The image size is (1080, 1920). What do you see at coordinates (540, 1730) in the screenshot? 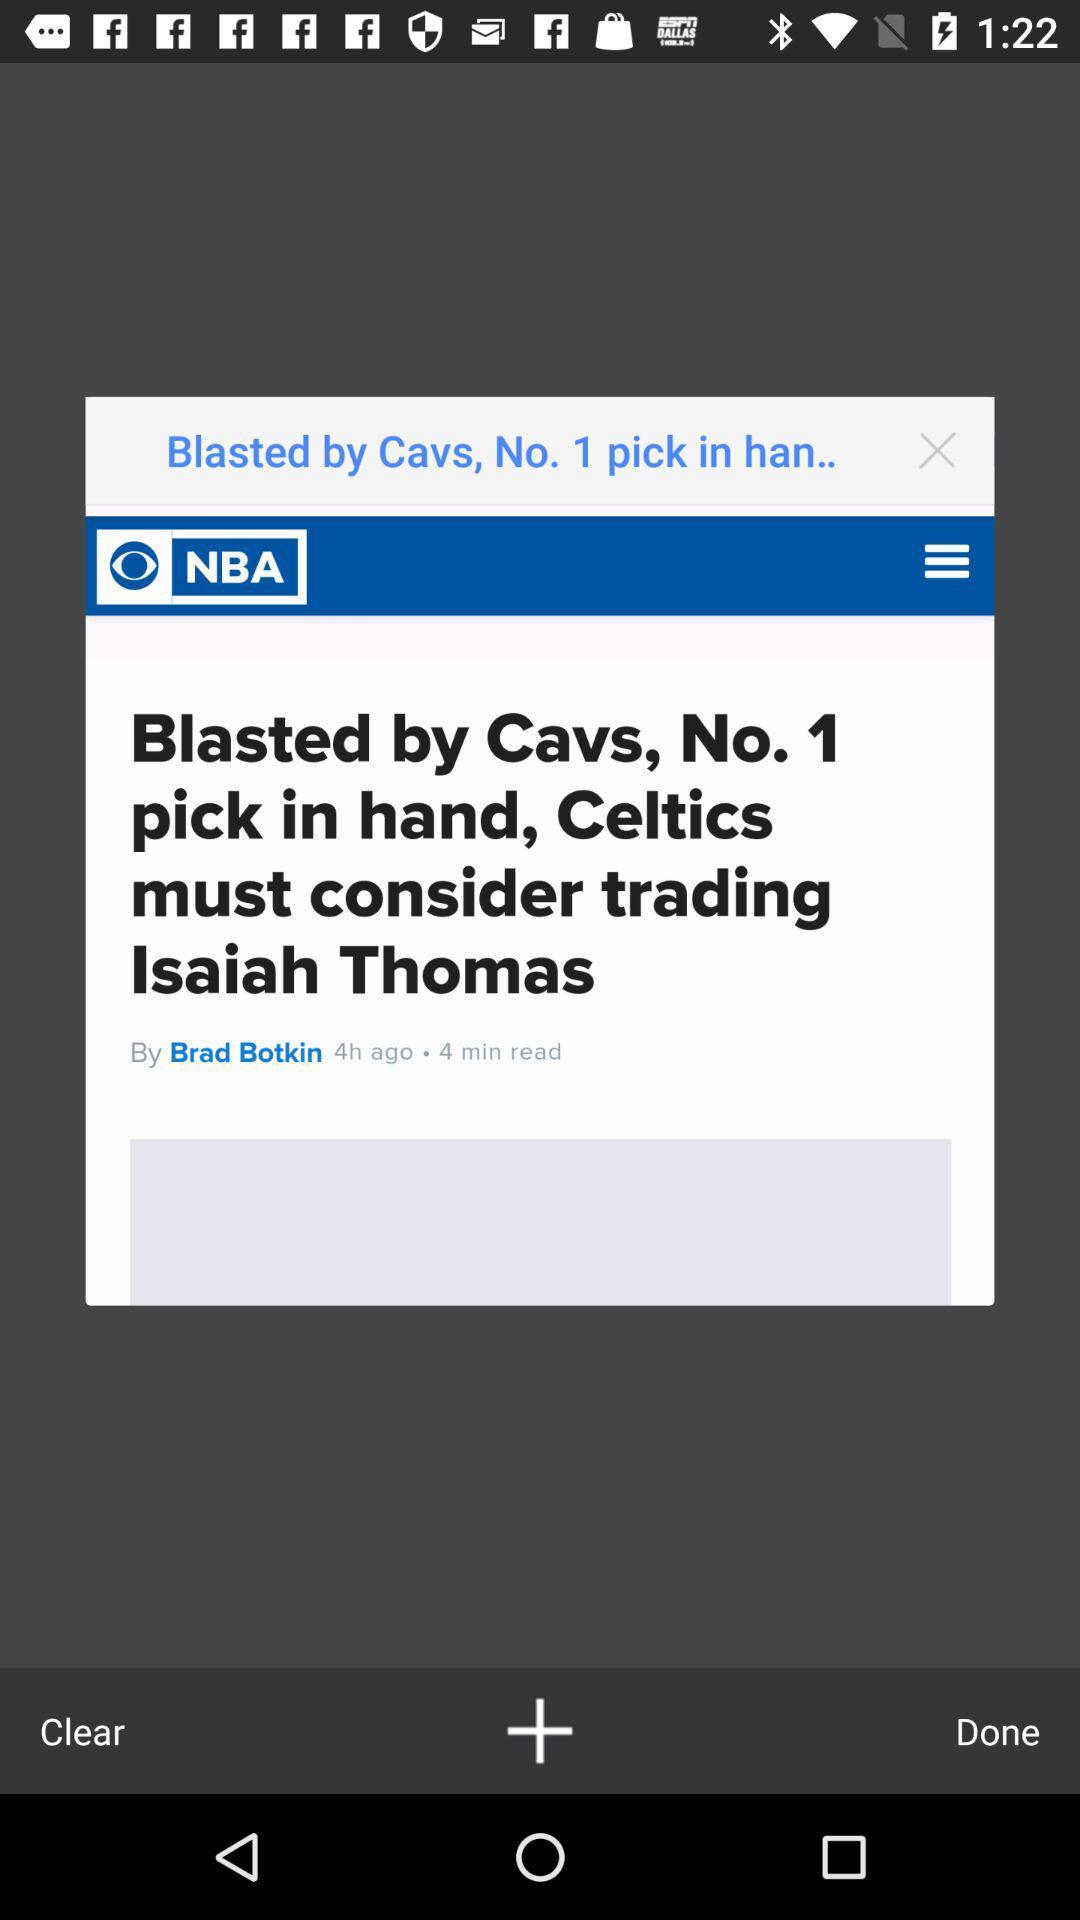
I see `the item next to the clear` at bounding box center [540, 1730].